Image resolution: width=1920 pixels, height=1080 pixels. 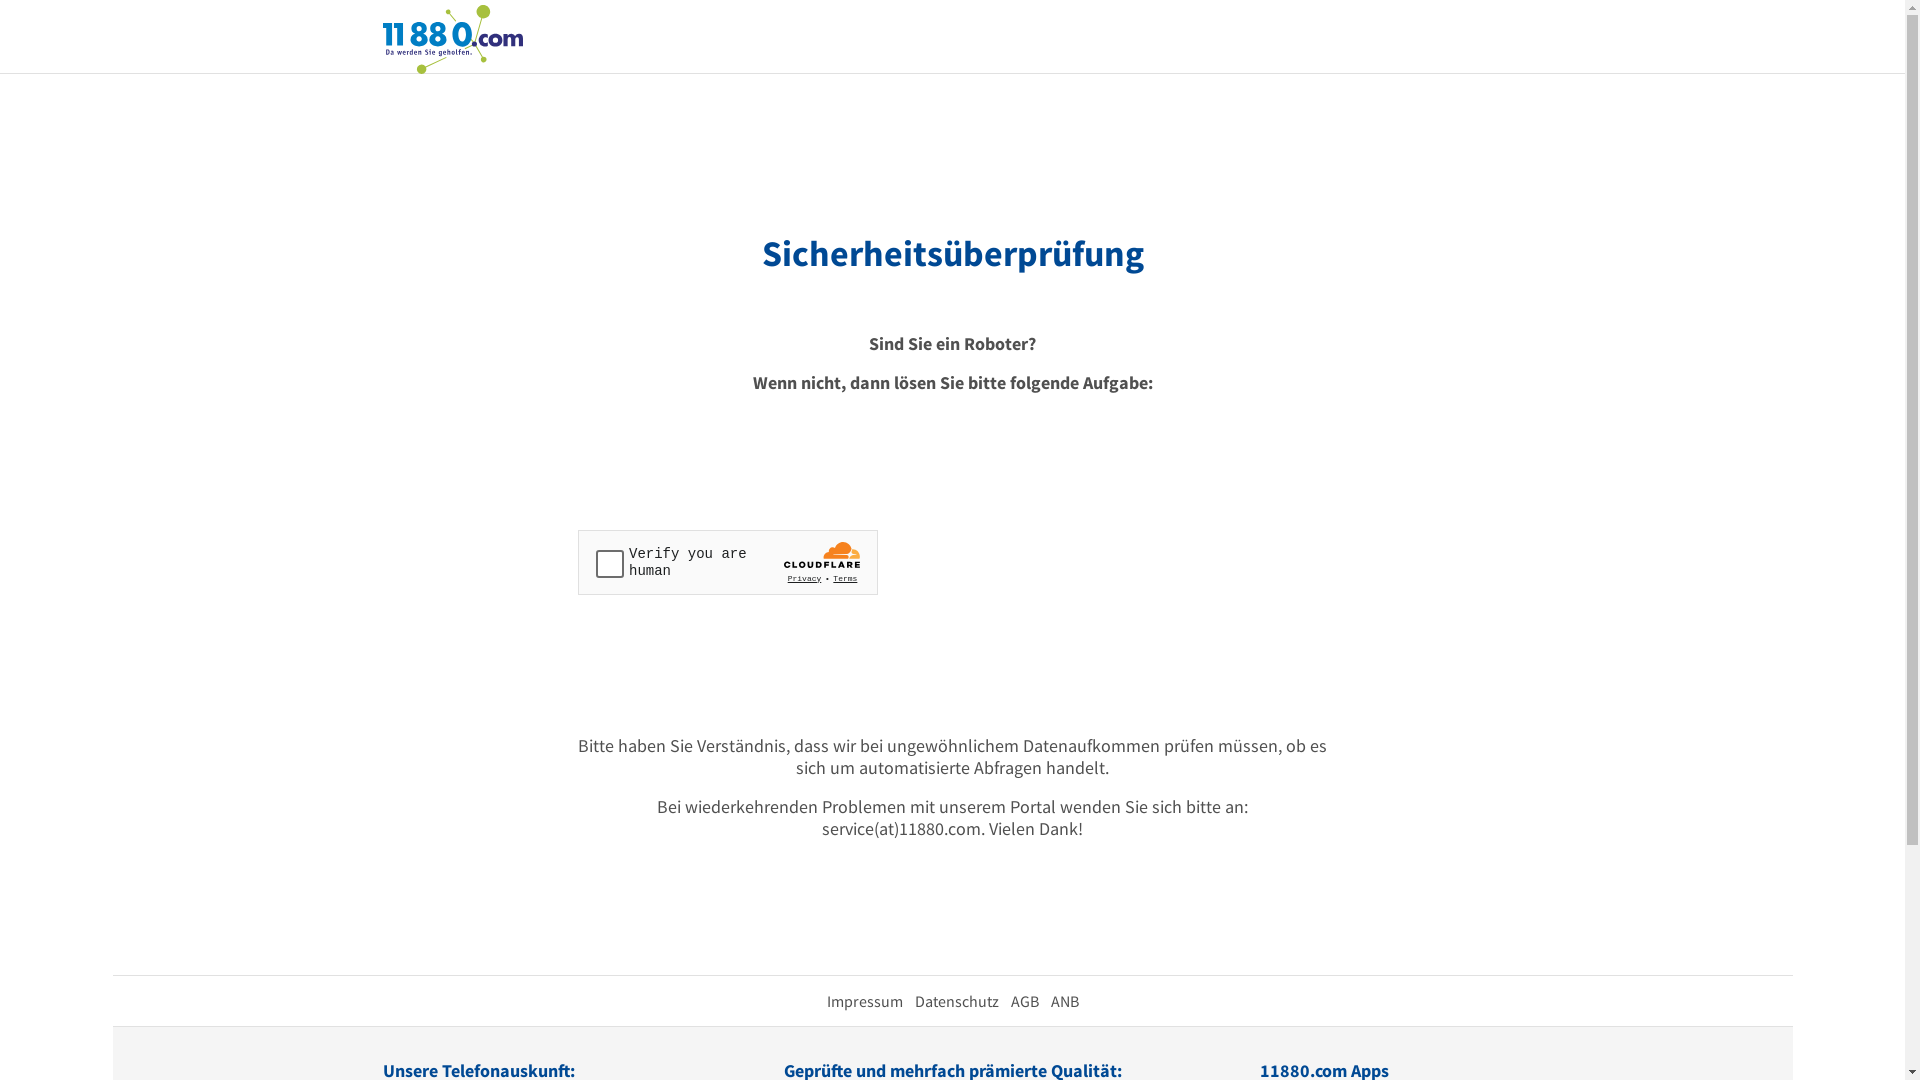 What do you see at coordinates (1023, 1001) in the screenshot?
I see `'AGB'` at bounding box center [1023, 1001].